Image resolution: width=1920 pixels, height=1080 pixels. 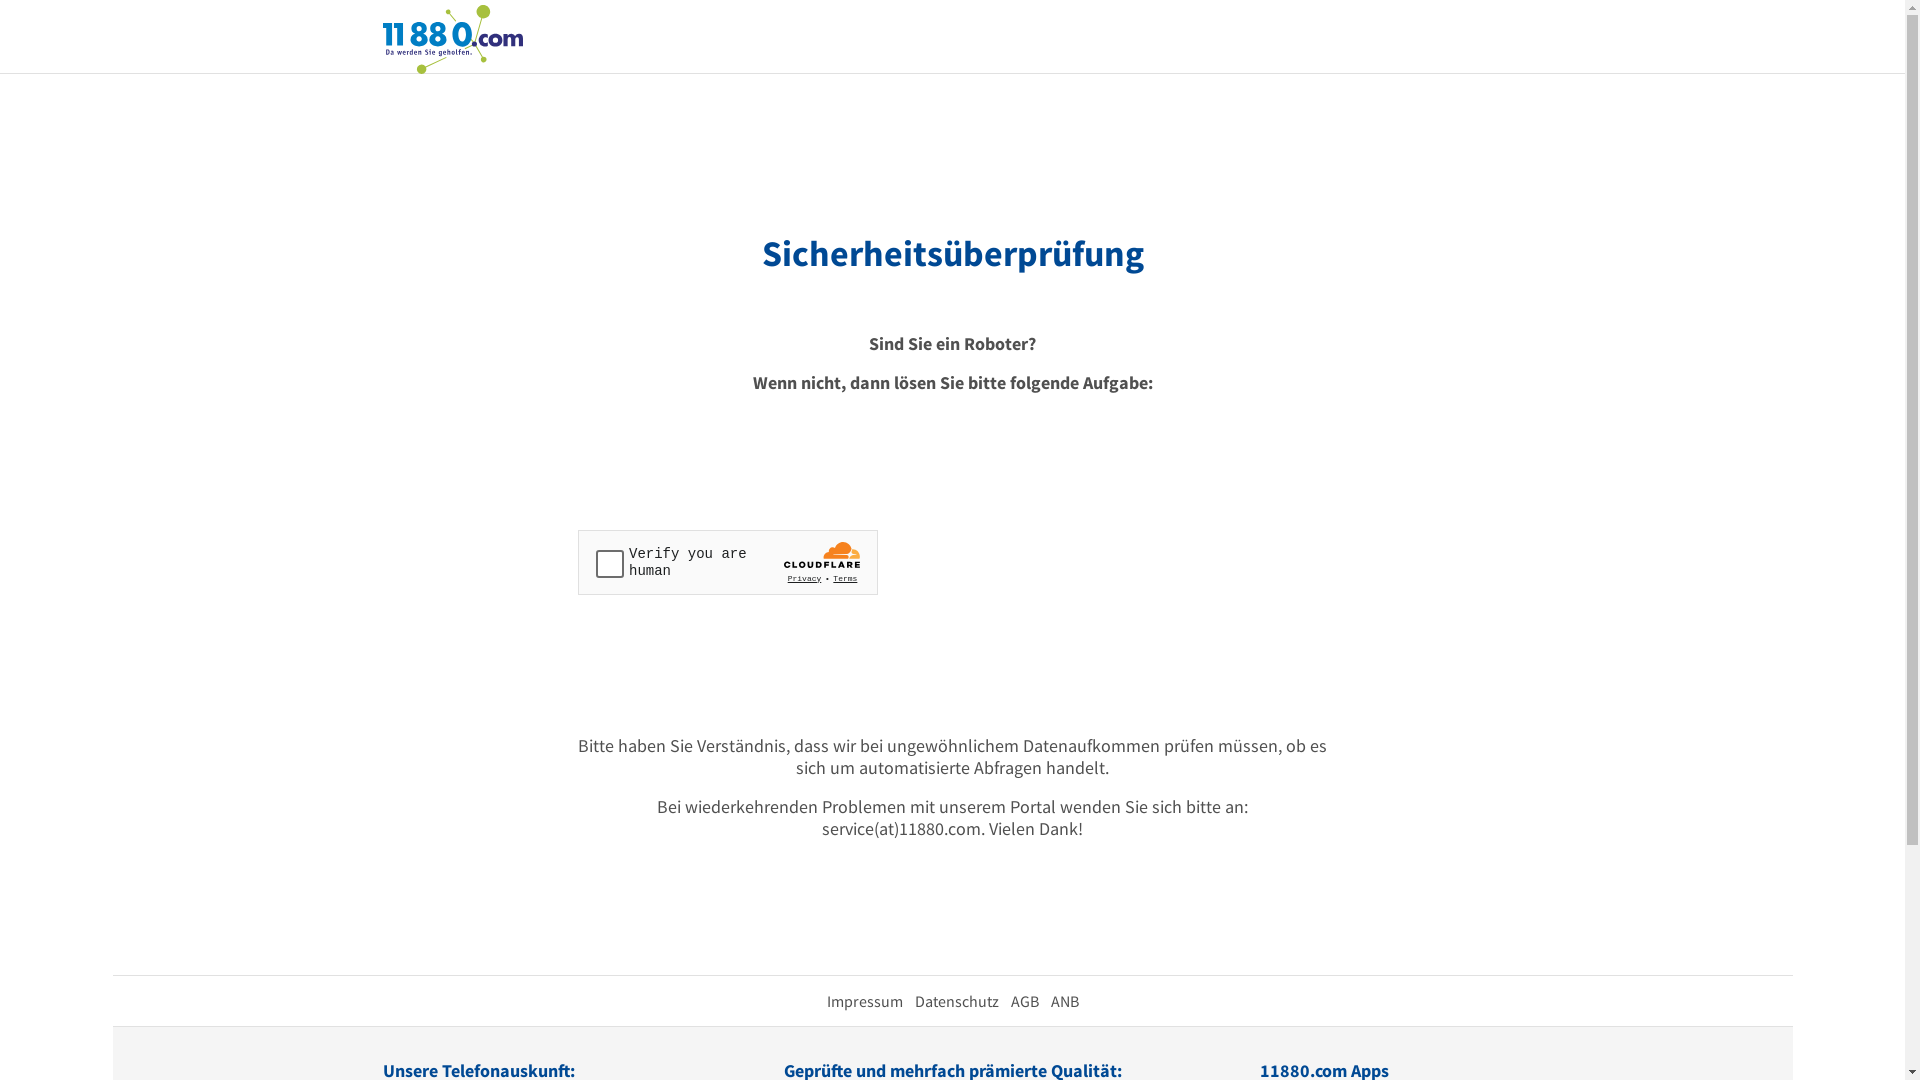 What do you see at coordinates (1023, 1001) in the screenshot?
I see `'AGB'` at bounding box center [1023, 1001].